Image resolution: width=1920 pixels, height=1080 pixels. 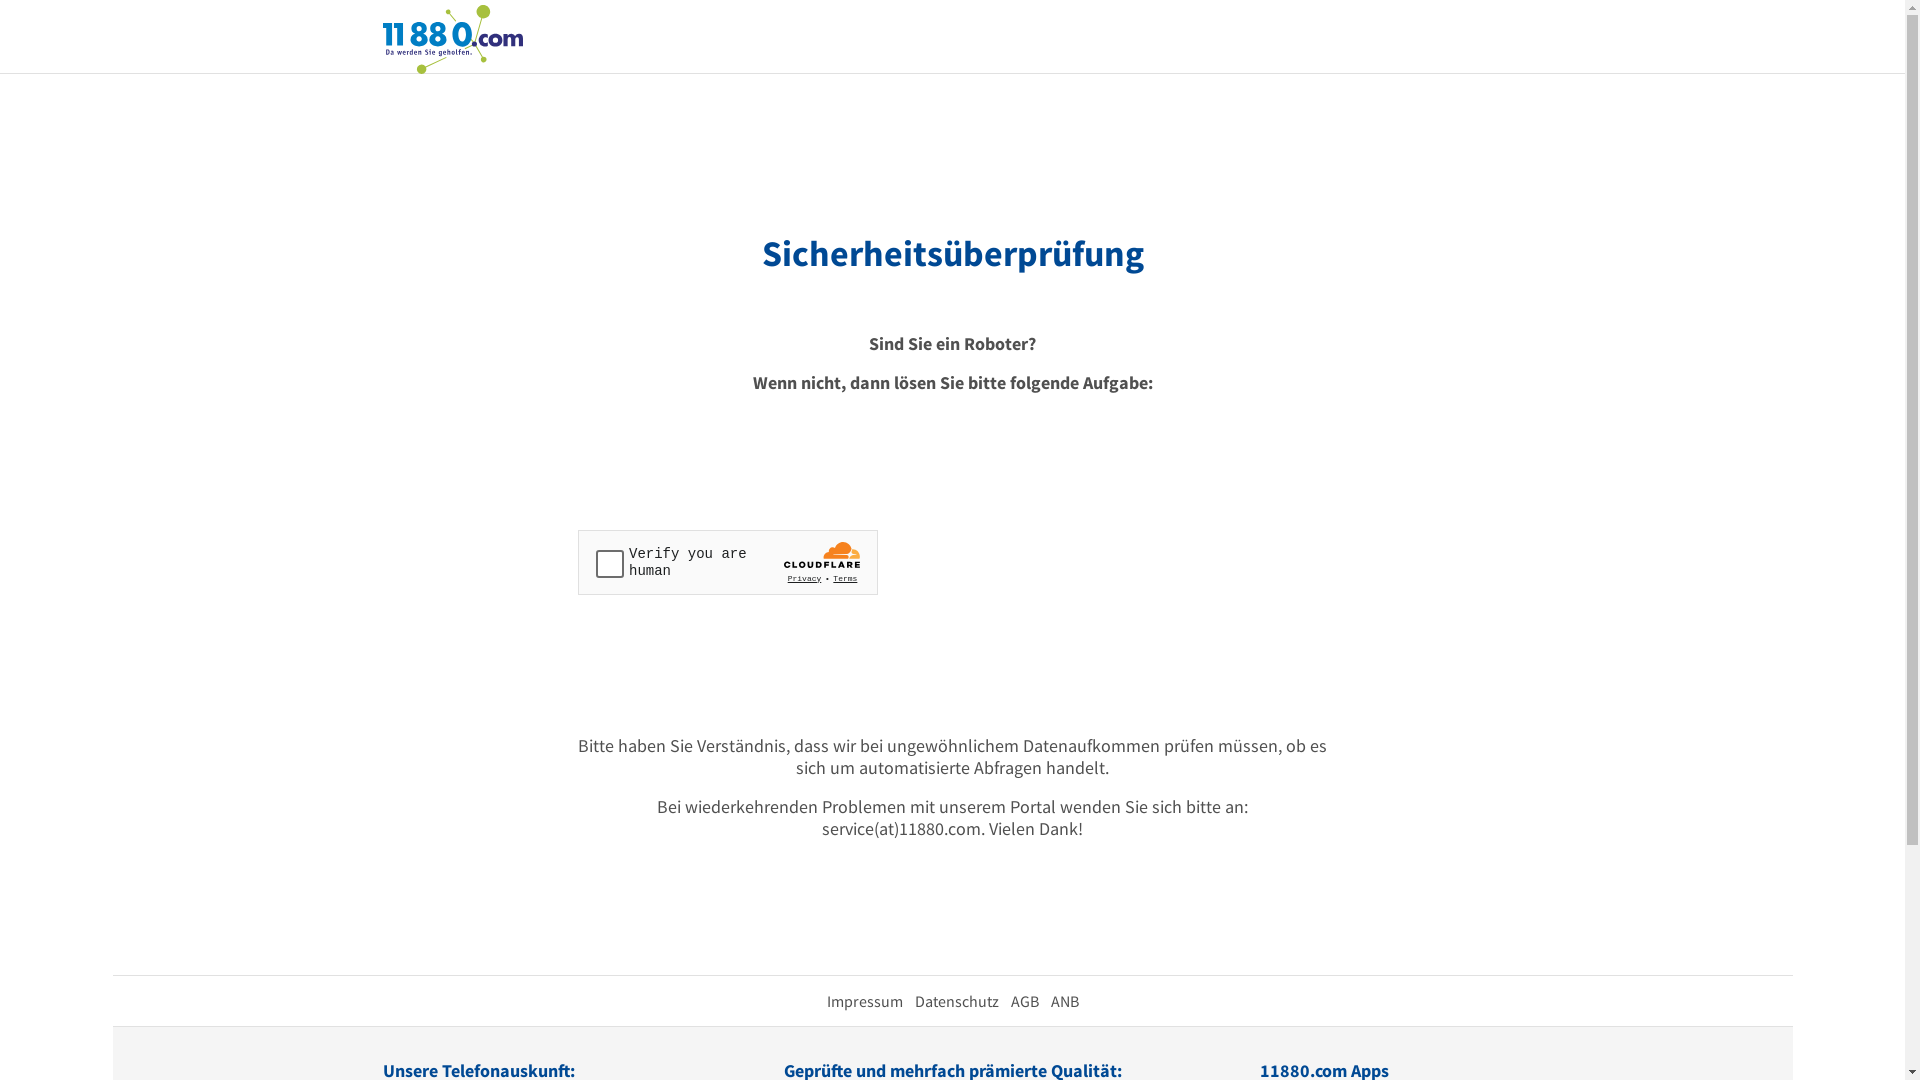 What do you see at coordinates (1023, 1001) in the screenshot?
I see `'AGB'` at bounding box center [1023, 1001].